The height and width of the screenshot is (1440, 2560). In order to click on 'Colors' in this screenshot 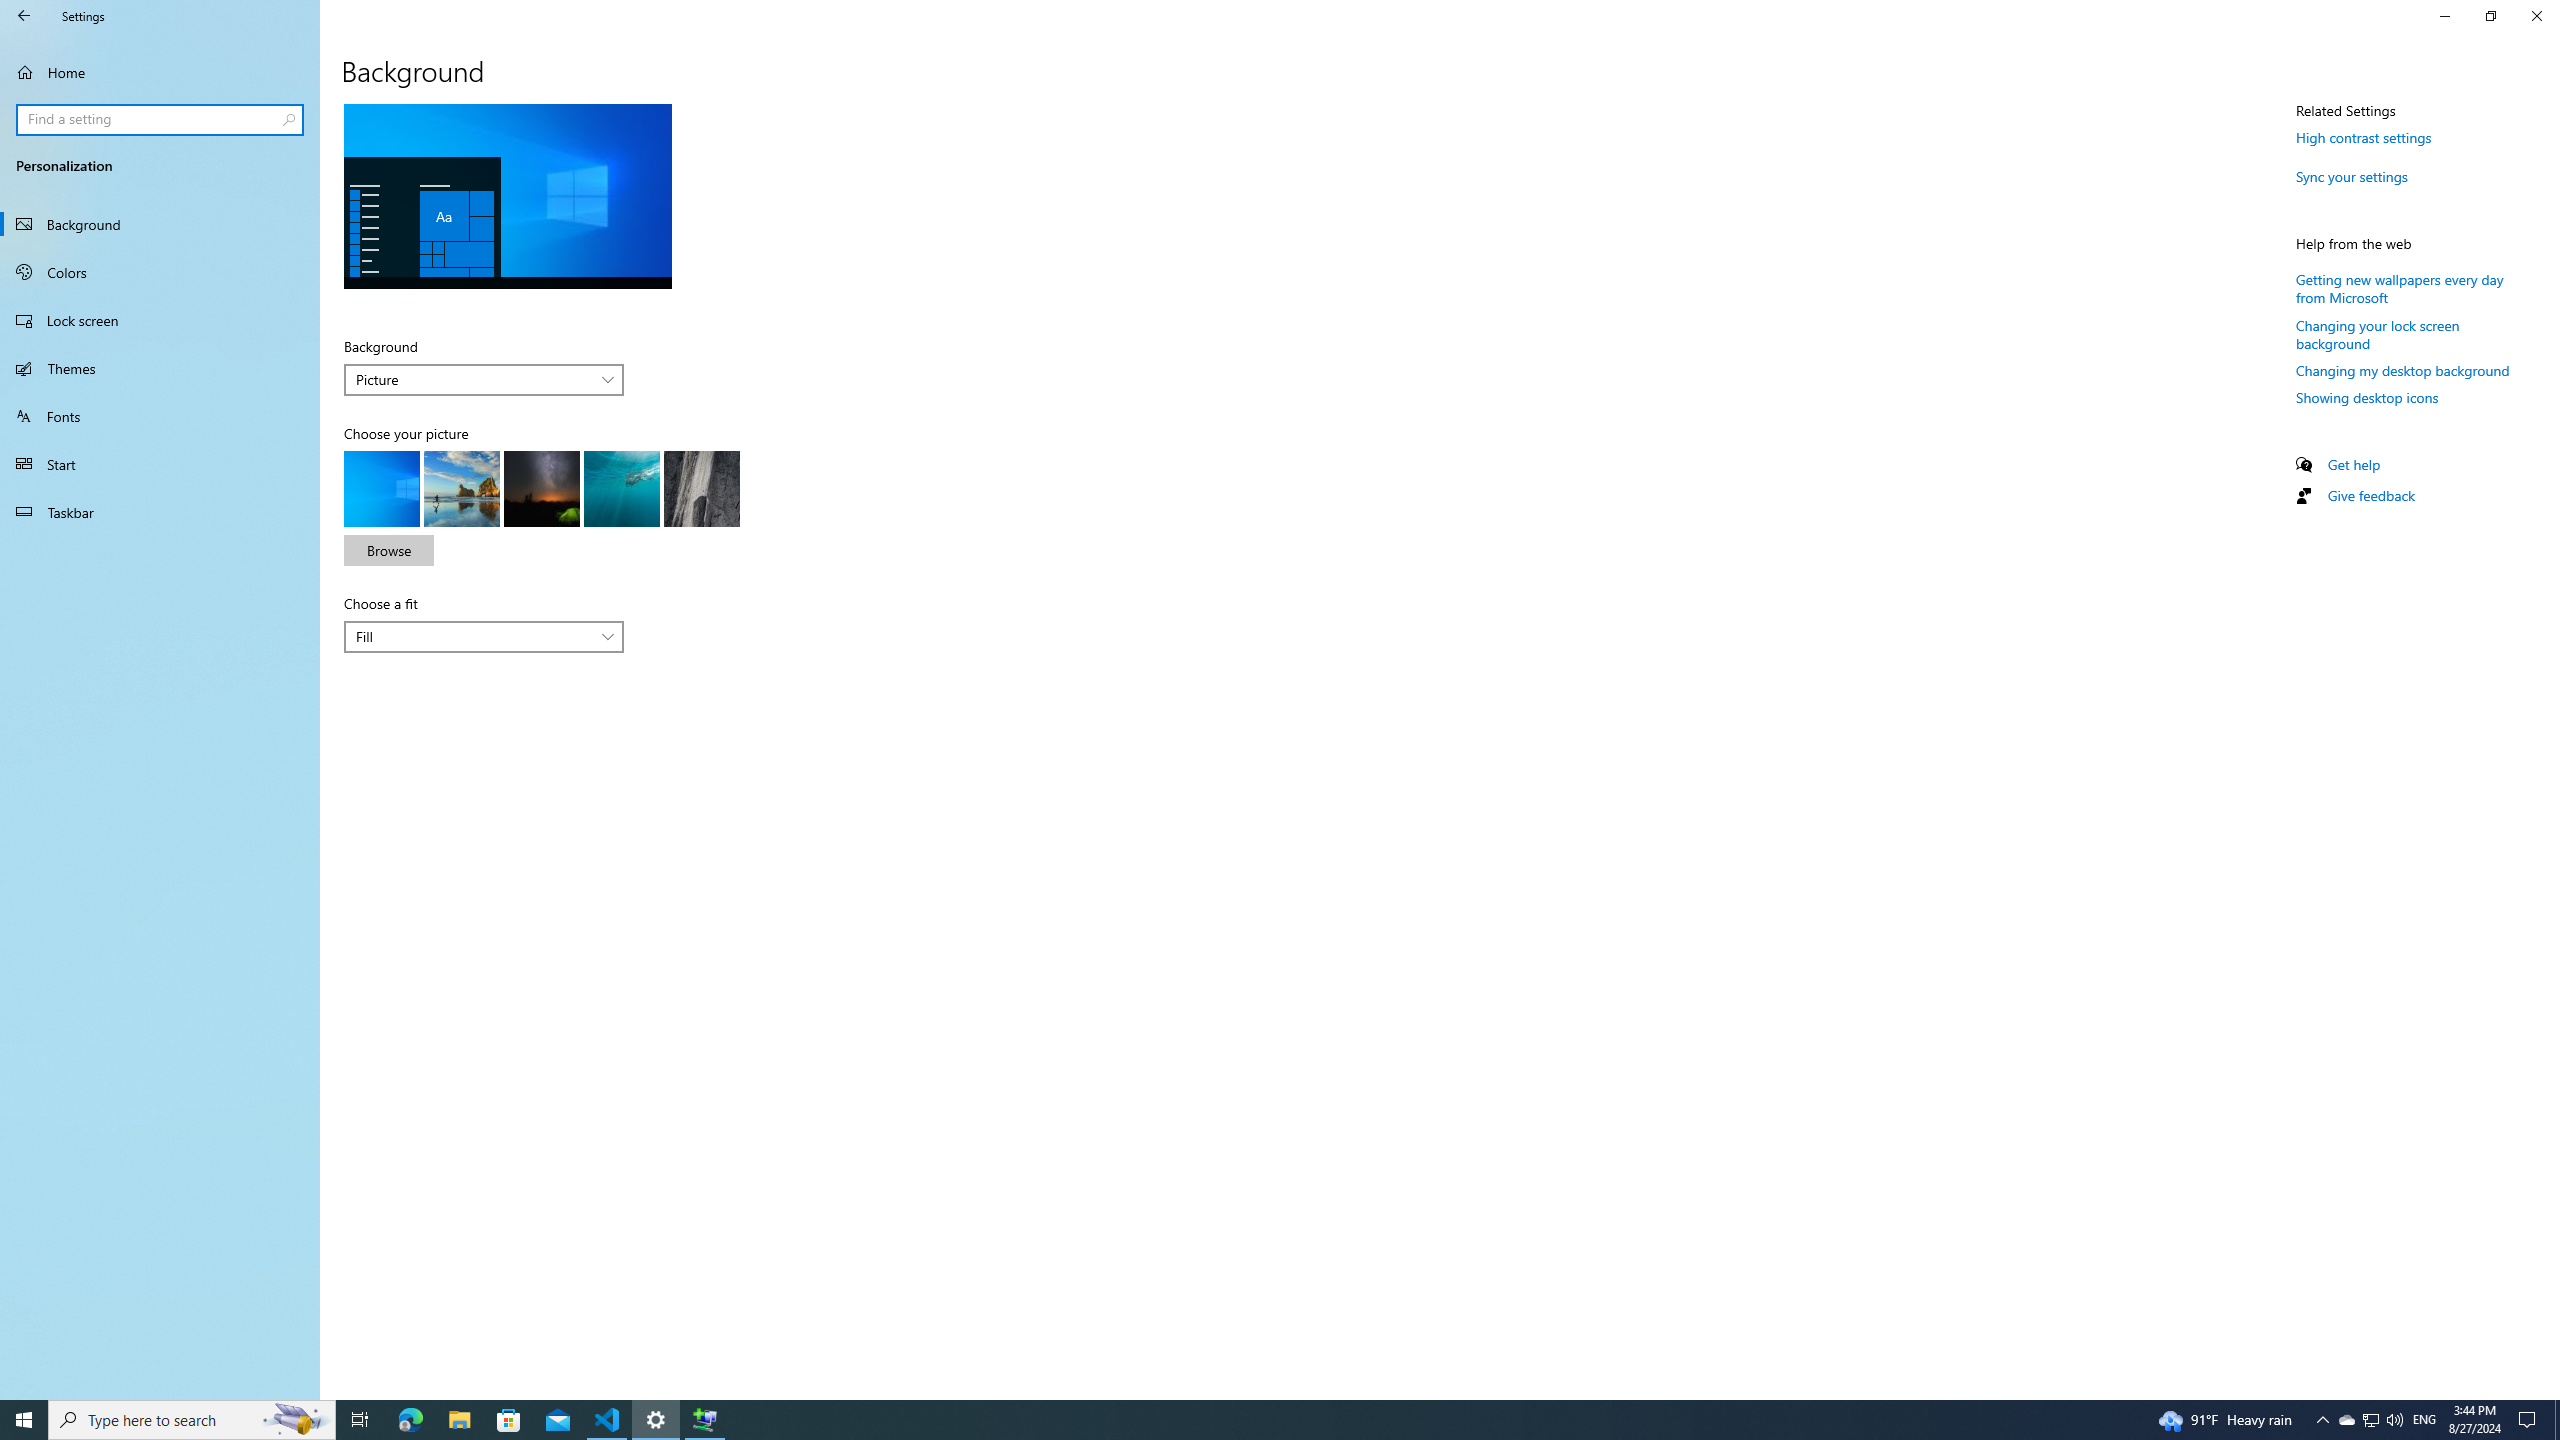, I will do `click(159, 271)`.